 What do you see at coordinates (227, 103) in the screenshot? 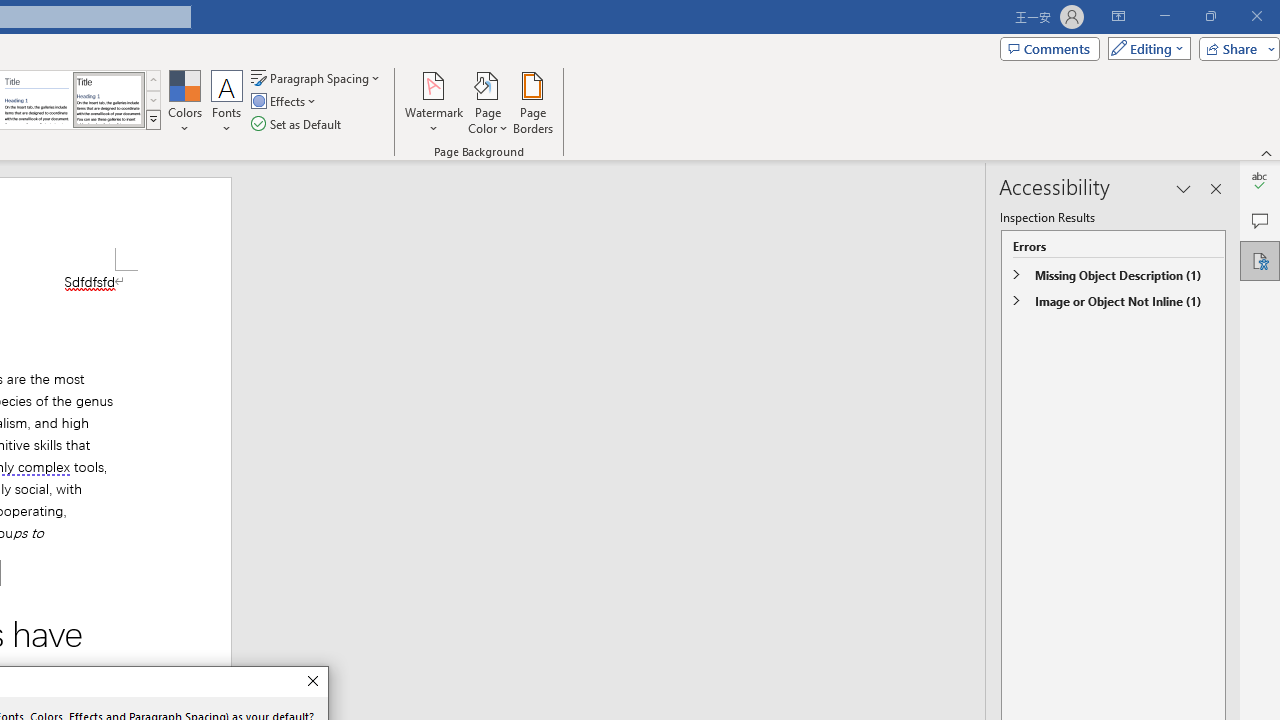
I see `'Fonts'` at bounding box center [227, 103].